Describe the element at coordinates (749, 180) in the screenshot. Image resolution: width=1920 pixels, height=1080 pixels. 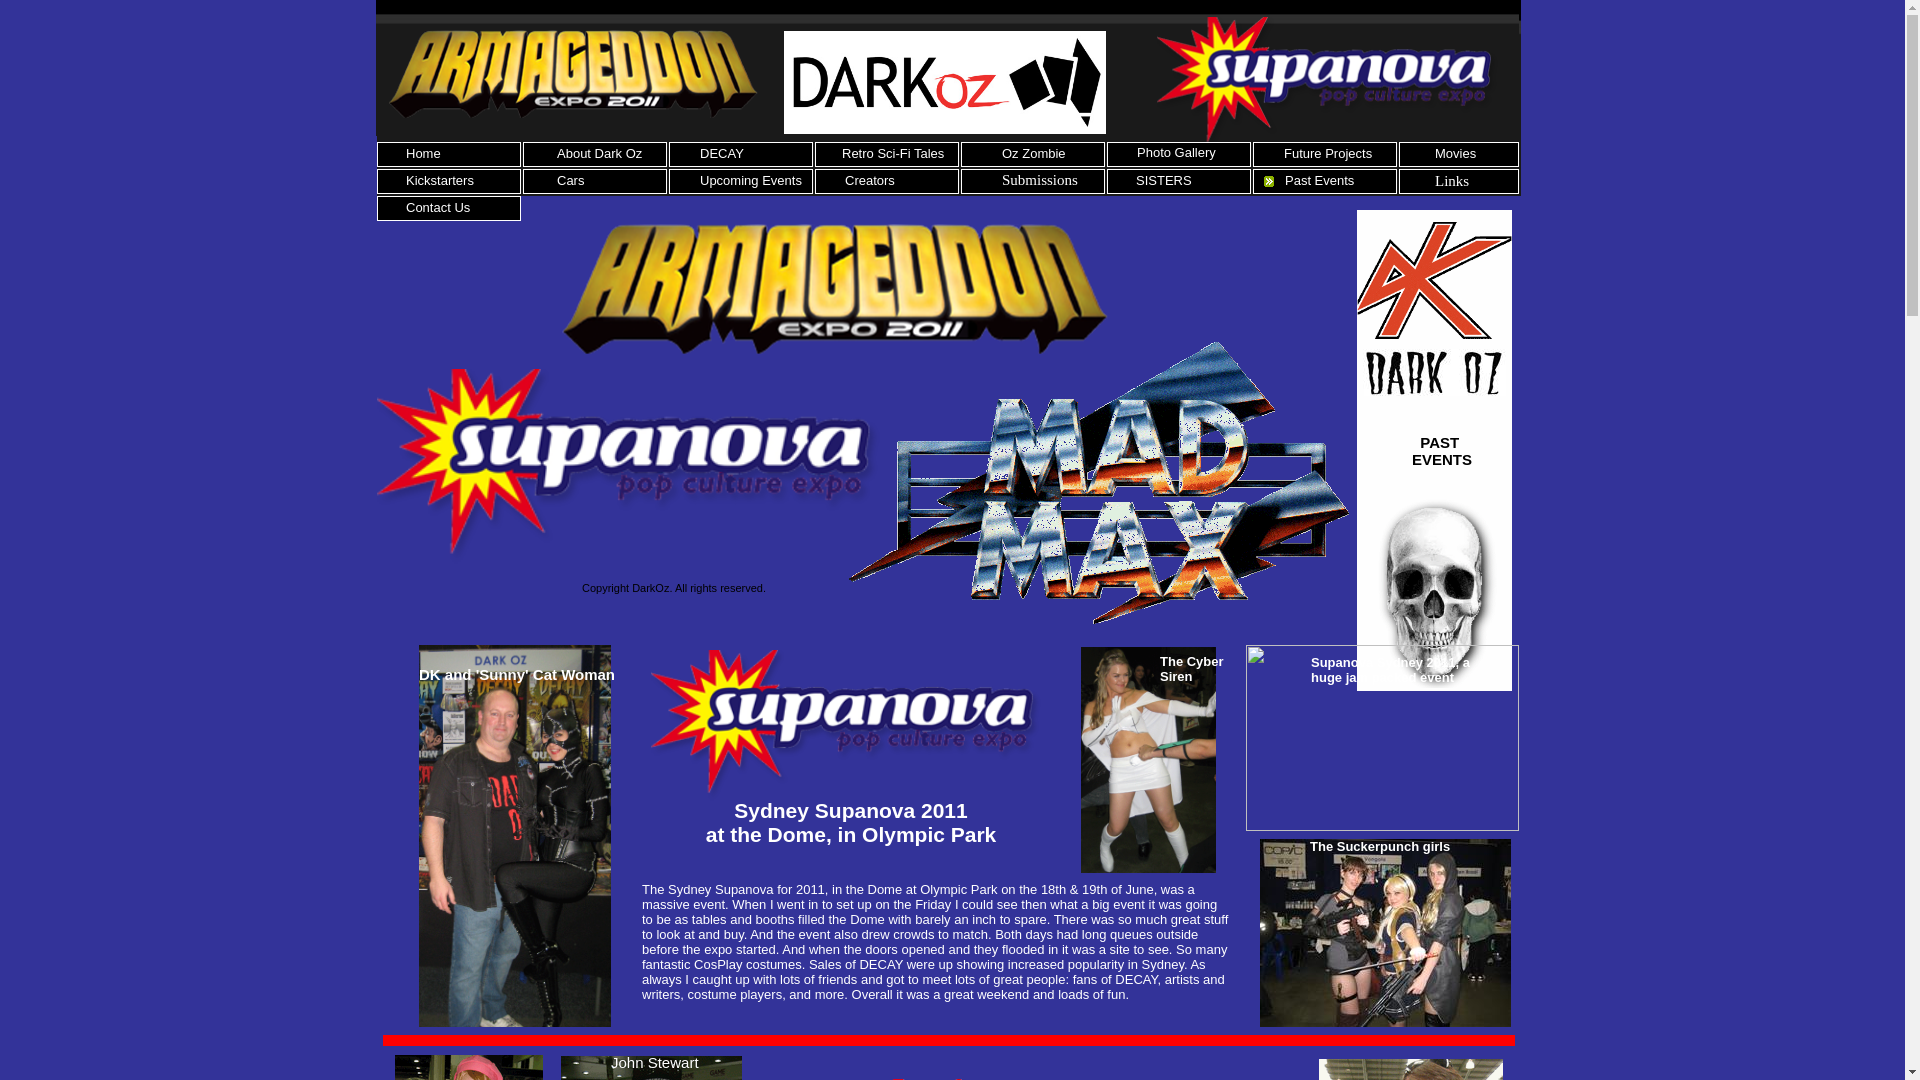
I see `'Upcoming Events'` at that location.